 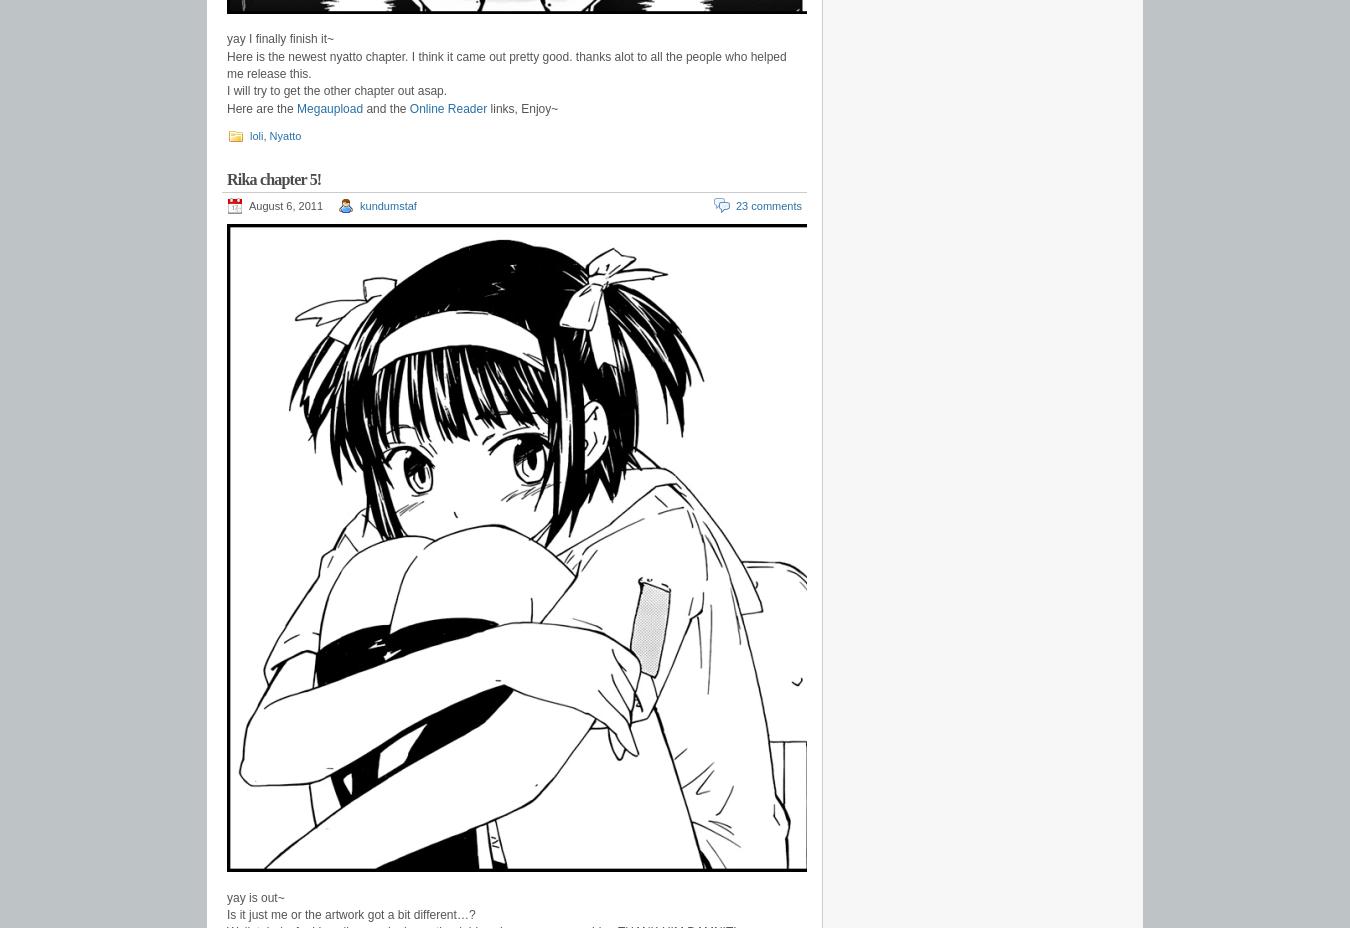 What do you see at coordinates (261, 107) in the screenshot?
I see `'Here are the'` at bounding box center [261, 107].